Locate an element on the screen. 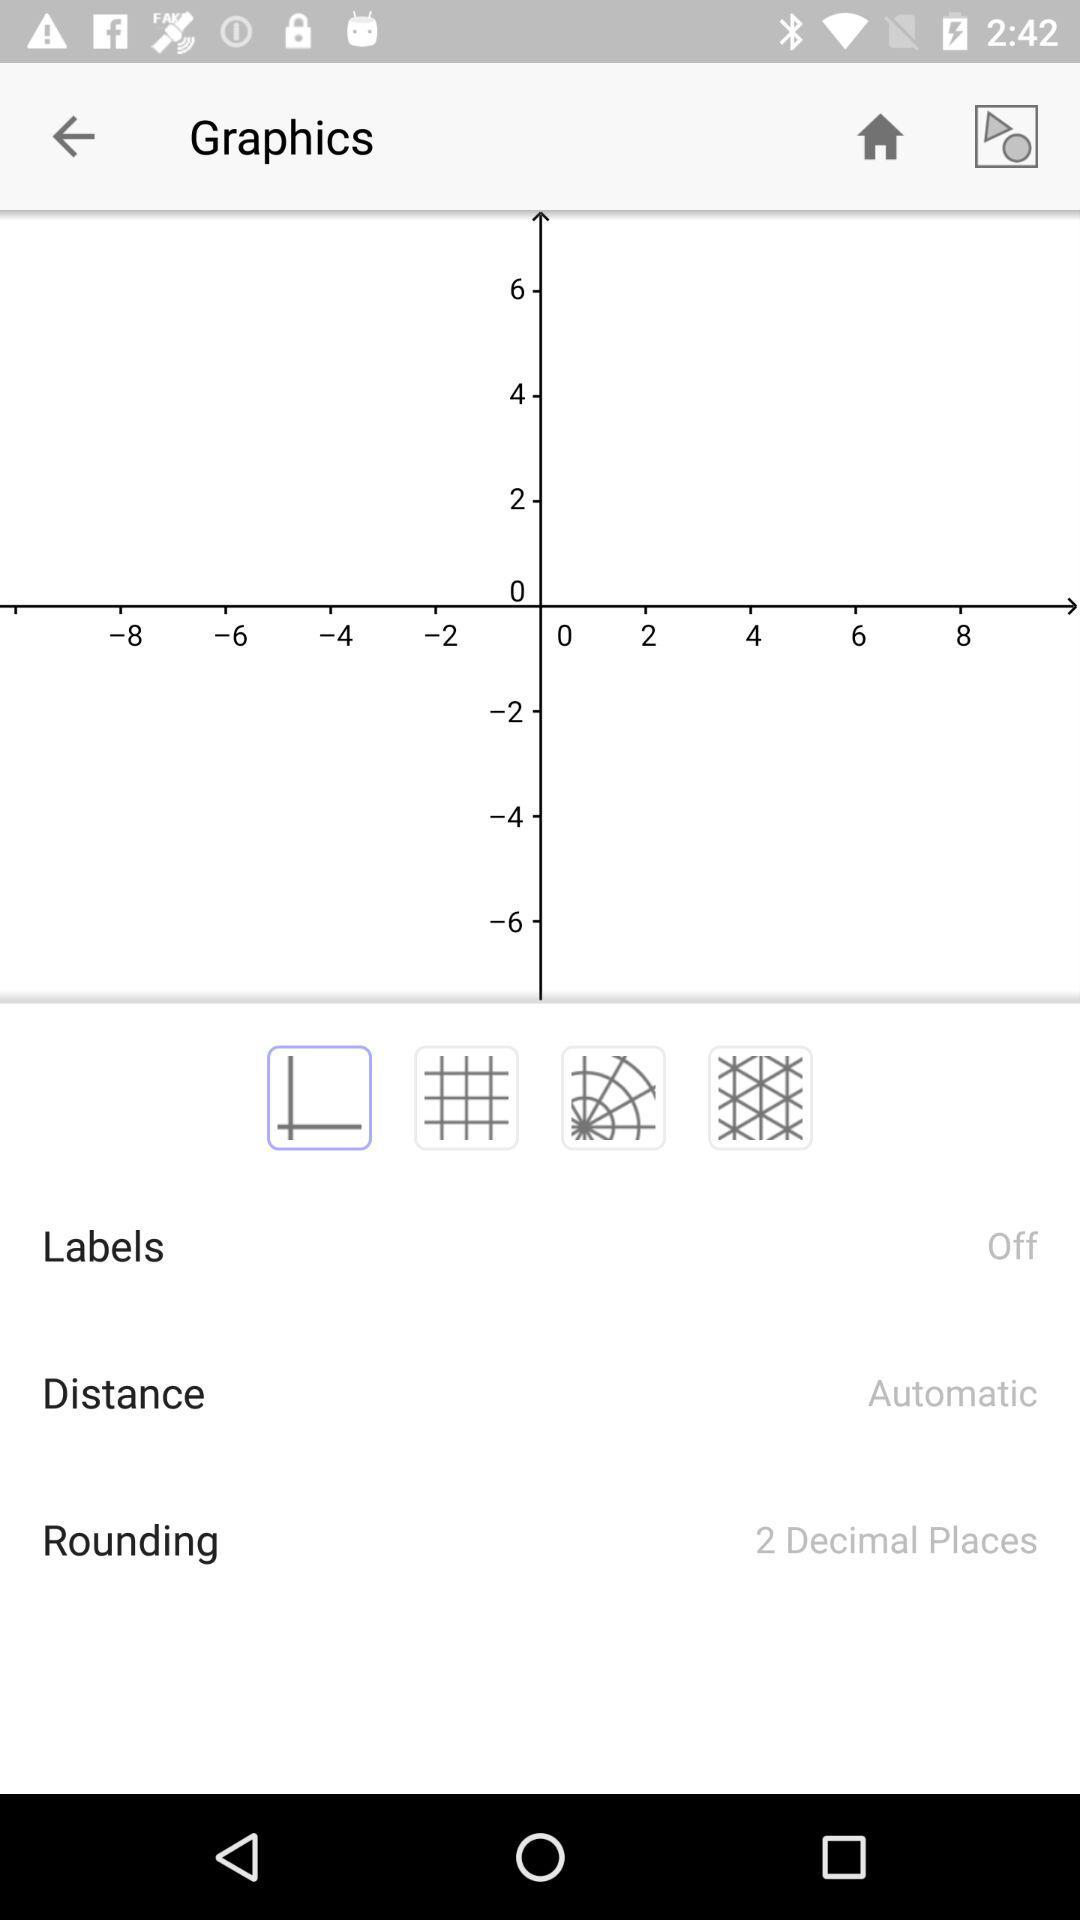 The height and width of the screenshot is (1920, 1080). icon at the top left corner is located at coordinates (72, 135).